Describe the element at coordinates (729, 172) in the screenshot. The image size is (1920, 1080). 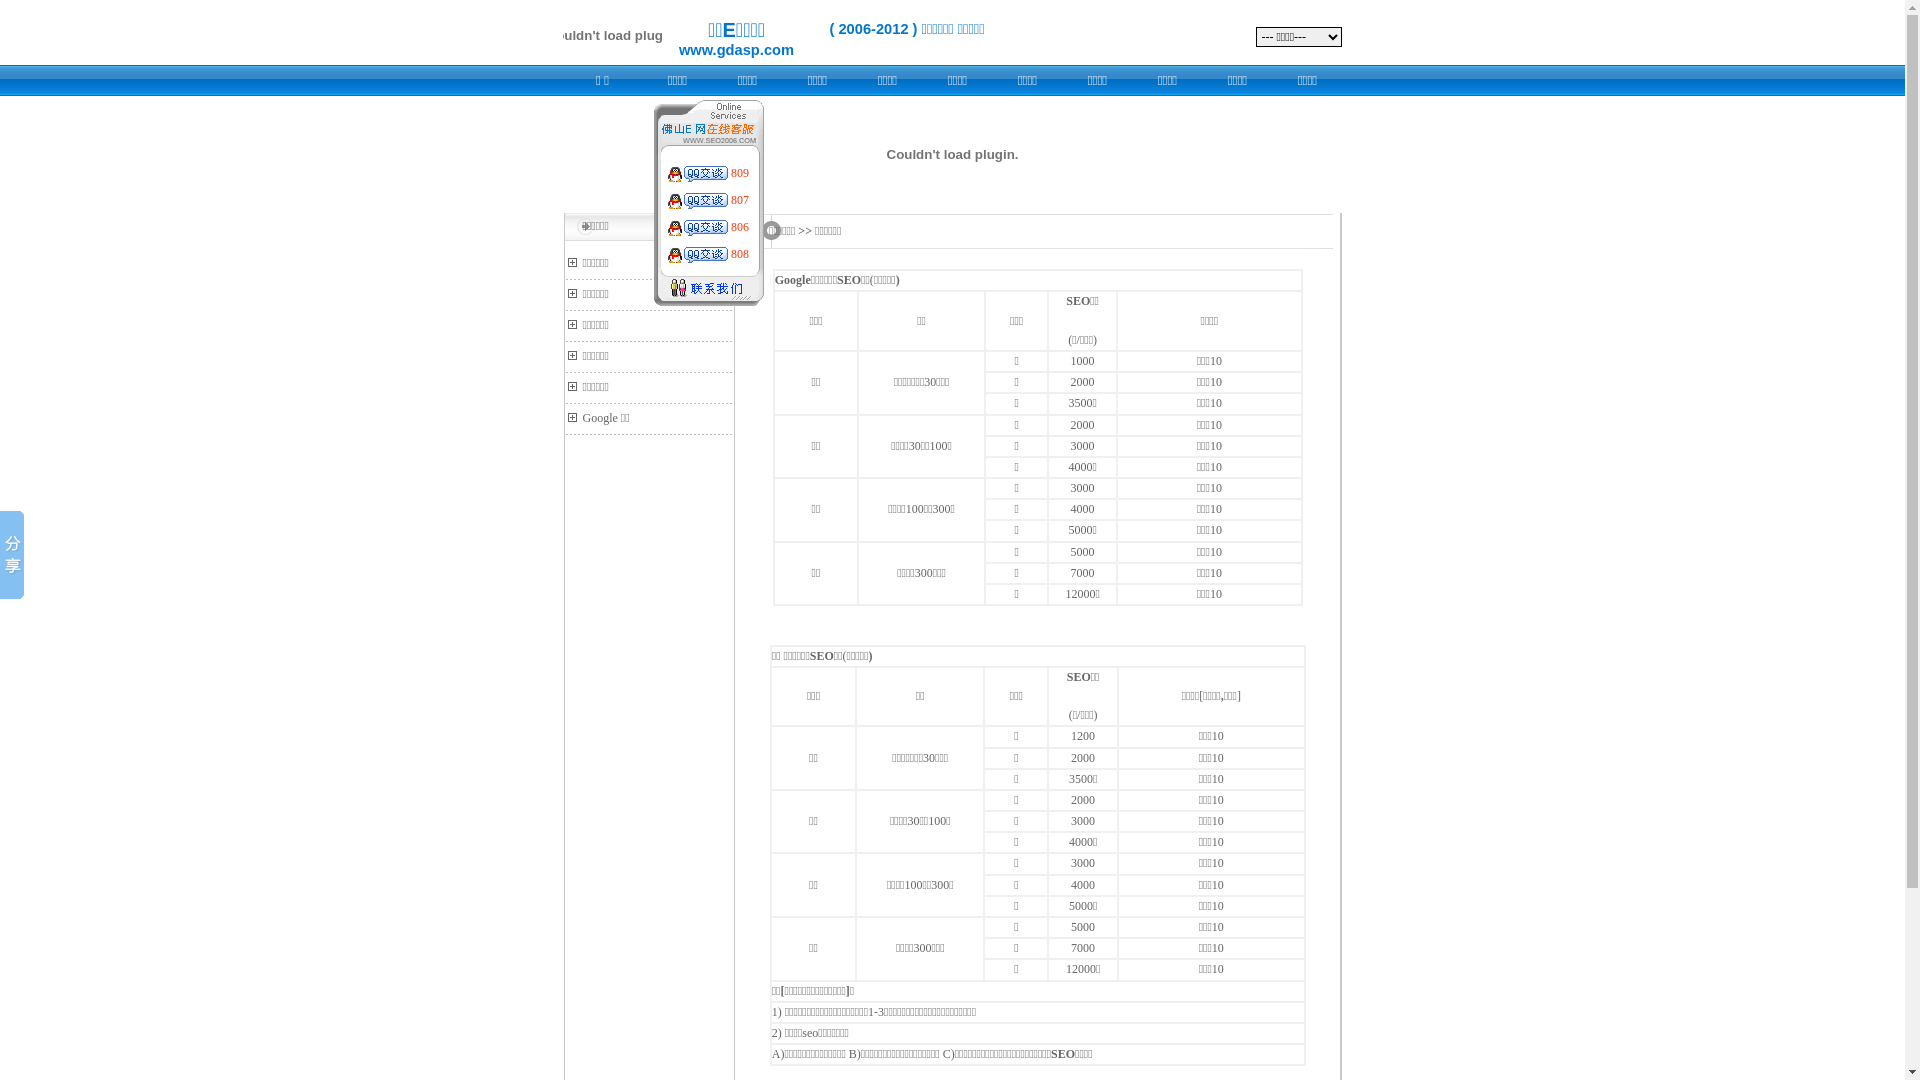
I see `'809'` at that location.